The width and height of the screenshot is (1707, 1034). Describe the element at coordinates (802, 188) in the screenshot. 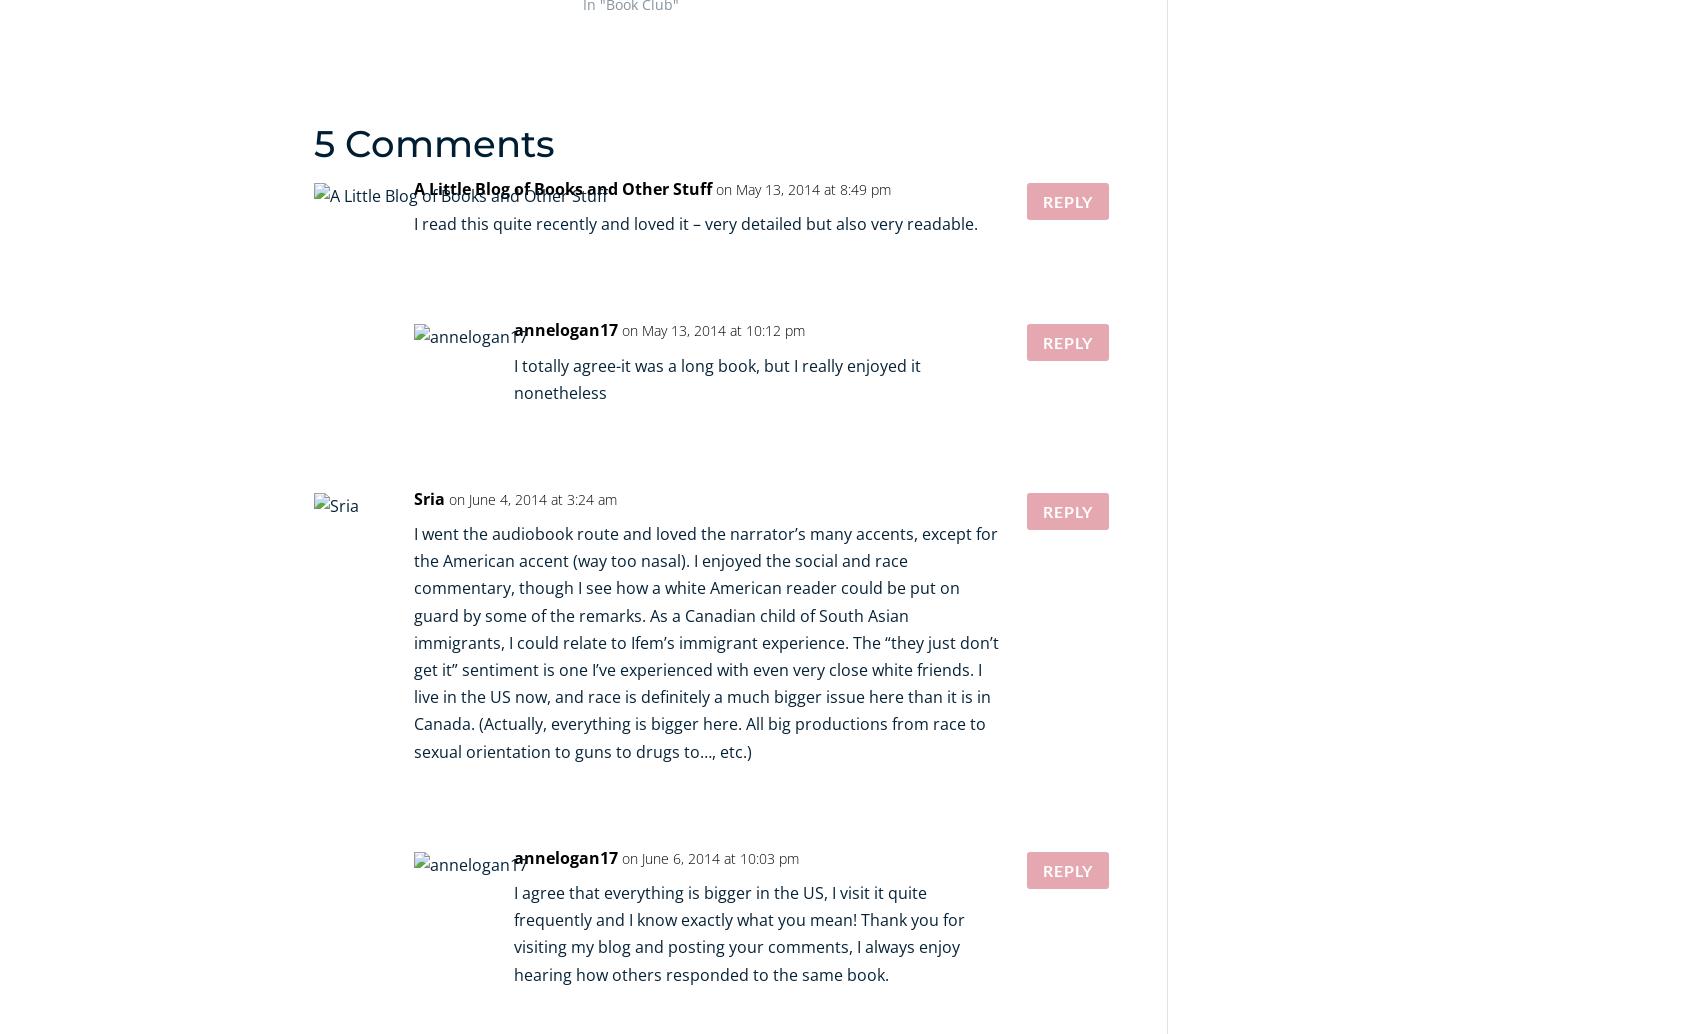

I see `'on May 13, 2014 at 8:49 pm'` at that location.